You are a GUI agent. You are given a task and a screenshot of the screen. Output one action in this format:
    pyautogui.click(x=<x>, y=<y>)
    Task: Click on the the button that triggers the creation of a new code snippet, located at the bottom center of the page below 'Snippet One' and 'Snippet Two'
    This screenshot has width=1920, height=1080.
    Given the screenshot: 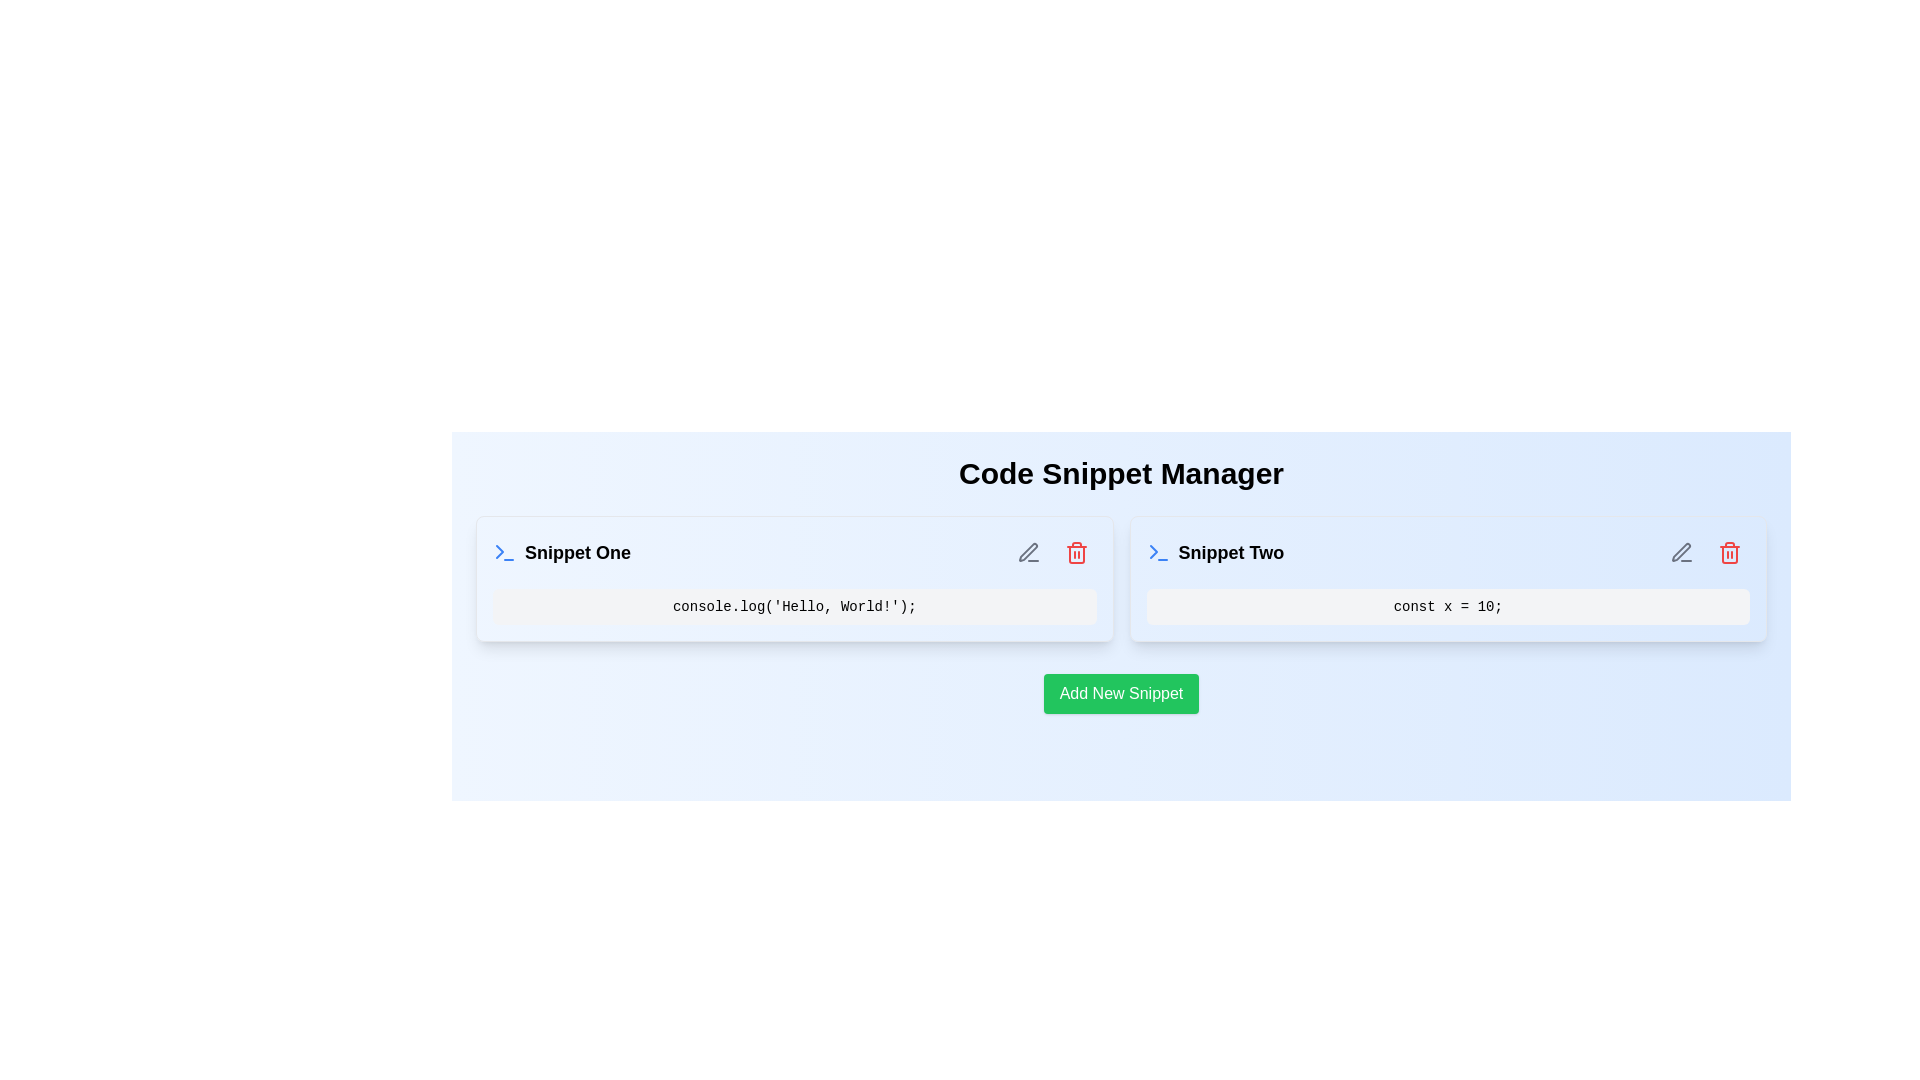 What is the action you would take?
    pyautogui.click(x=1121, y=693)
    